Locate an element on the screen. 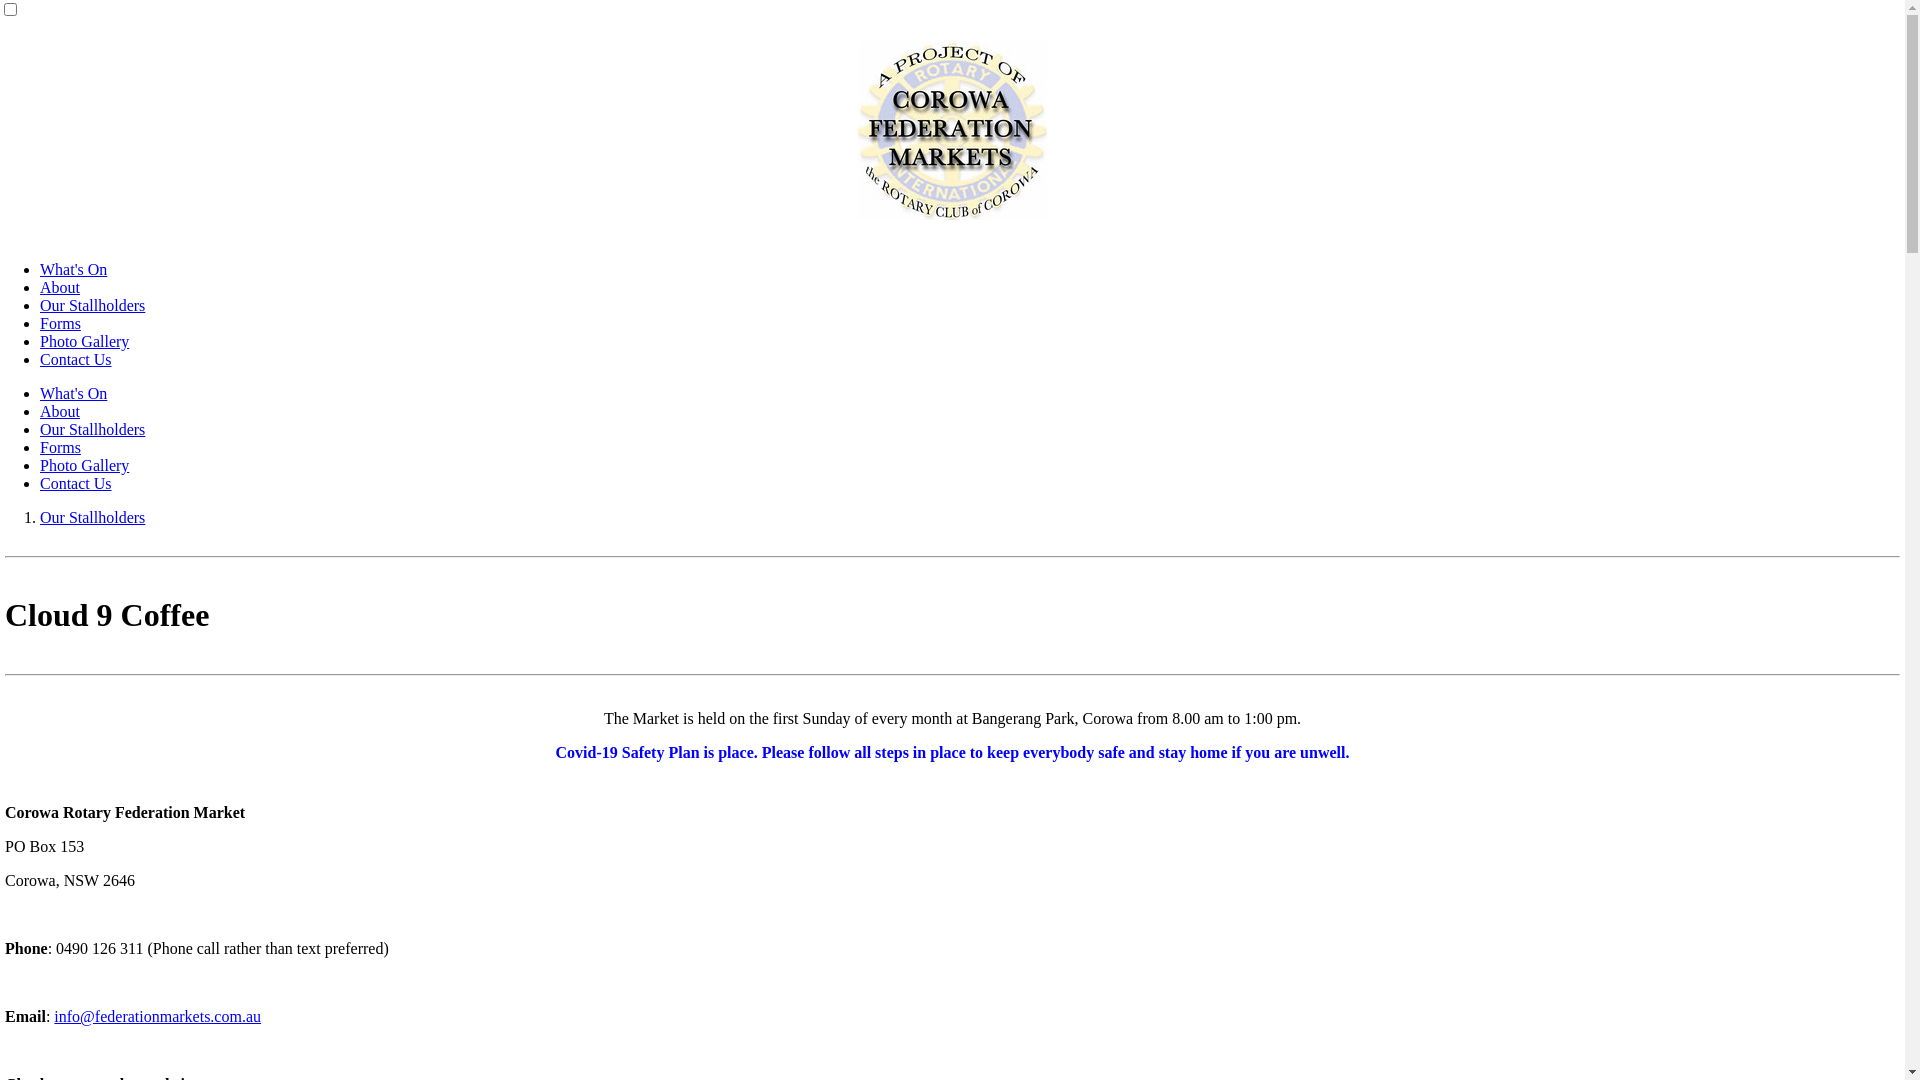  'info@federationmarkets.com.au' is located at coordinates (156, 1016).